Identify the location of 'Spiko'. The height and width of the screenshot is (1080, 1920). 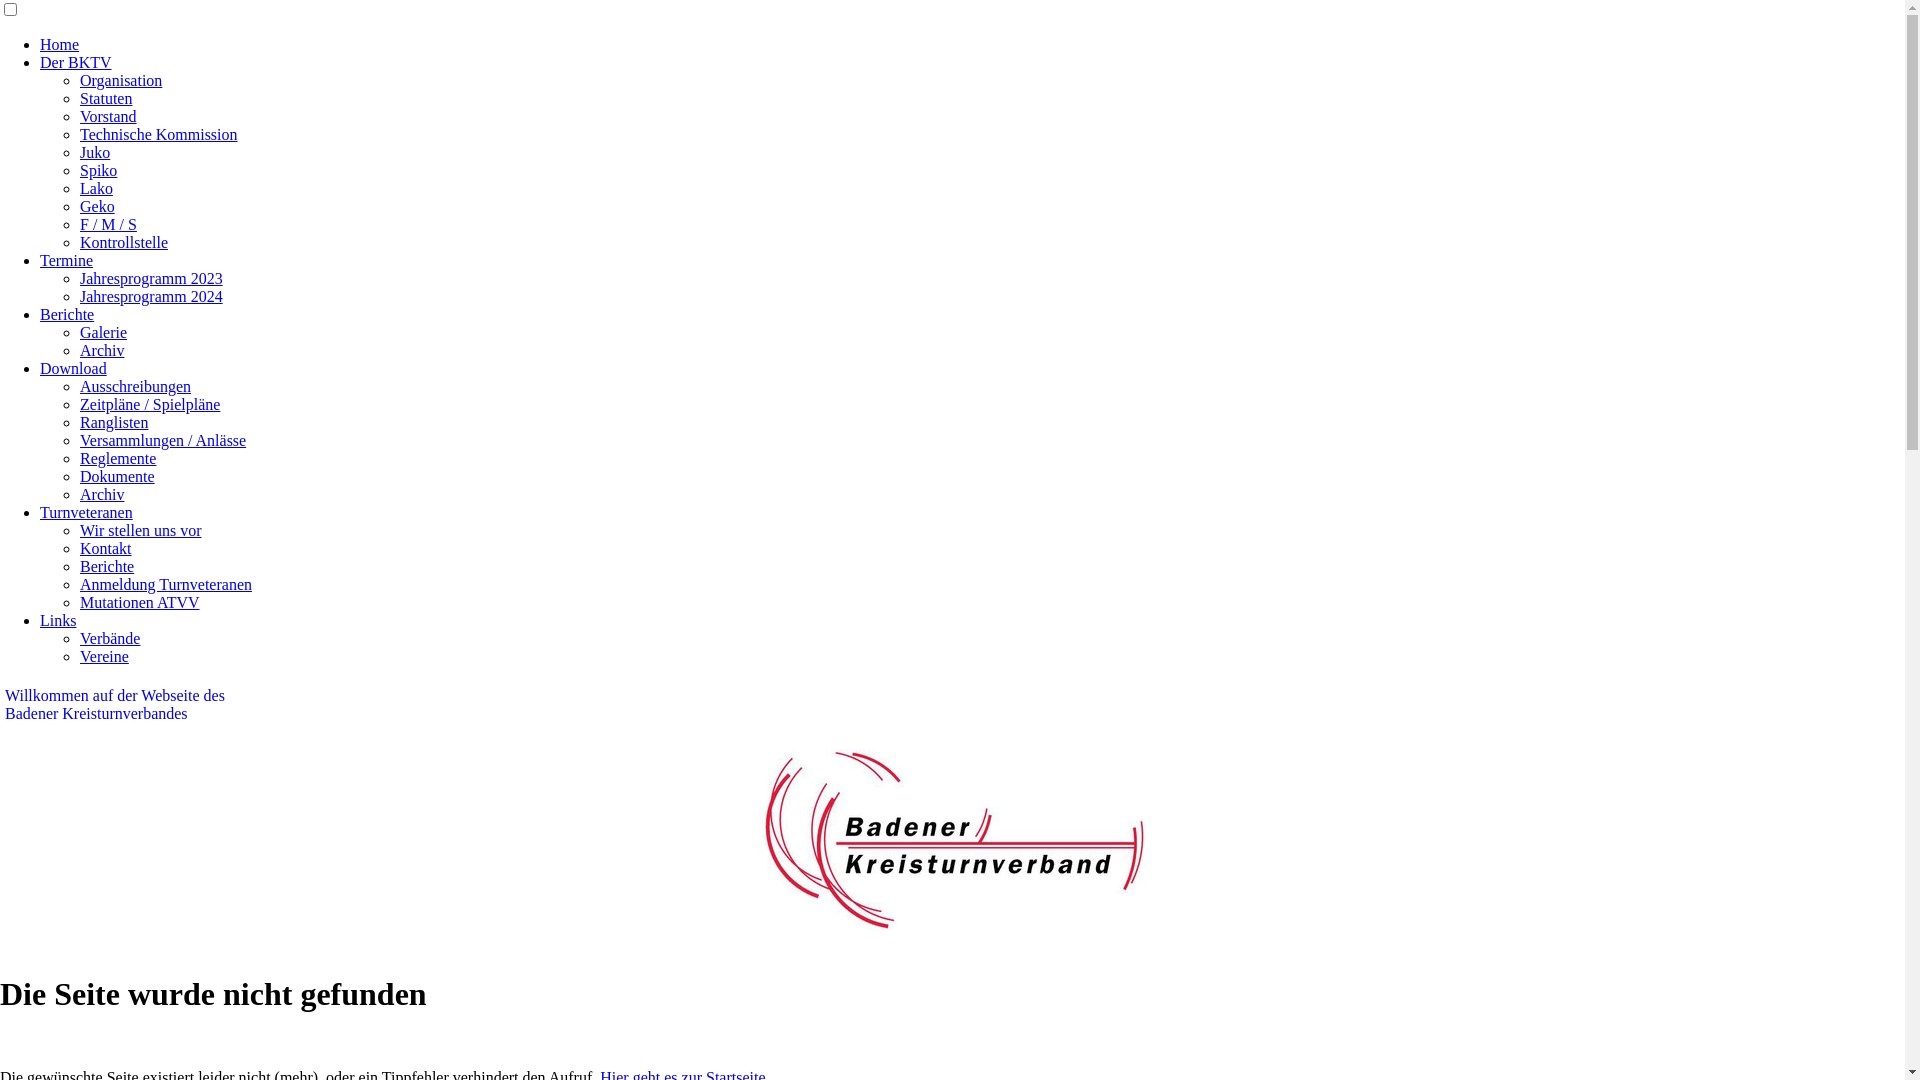
(97, 169).